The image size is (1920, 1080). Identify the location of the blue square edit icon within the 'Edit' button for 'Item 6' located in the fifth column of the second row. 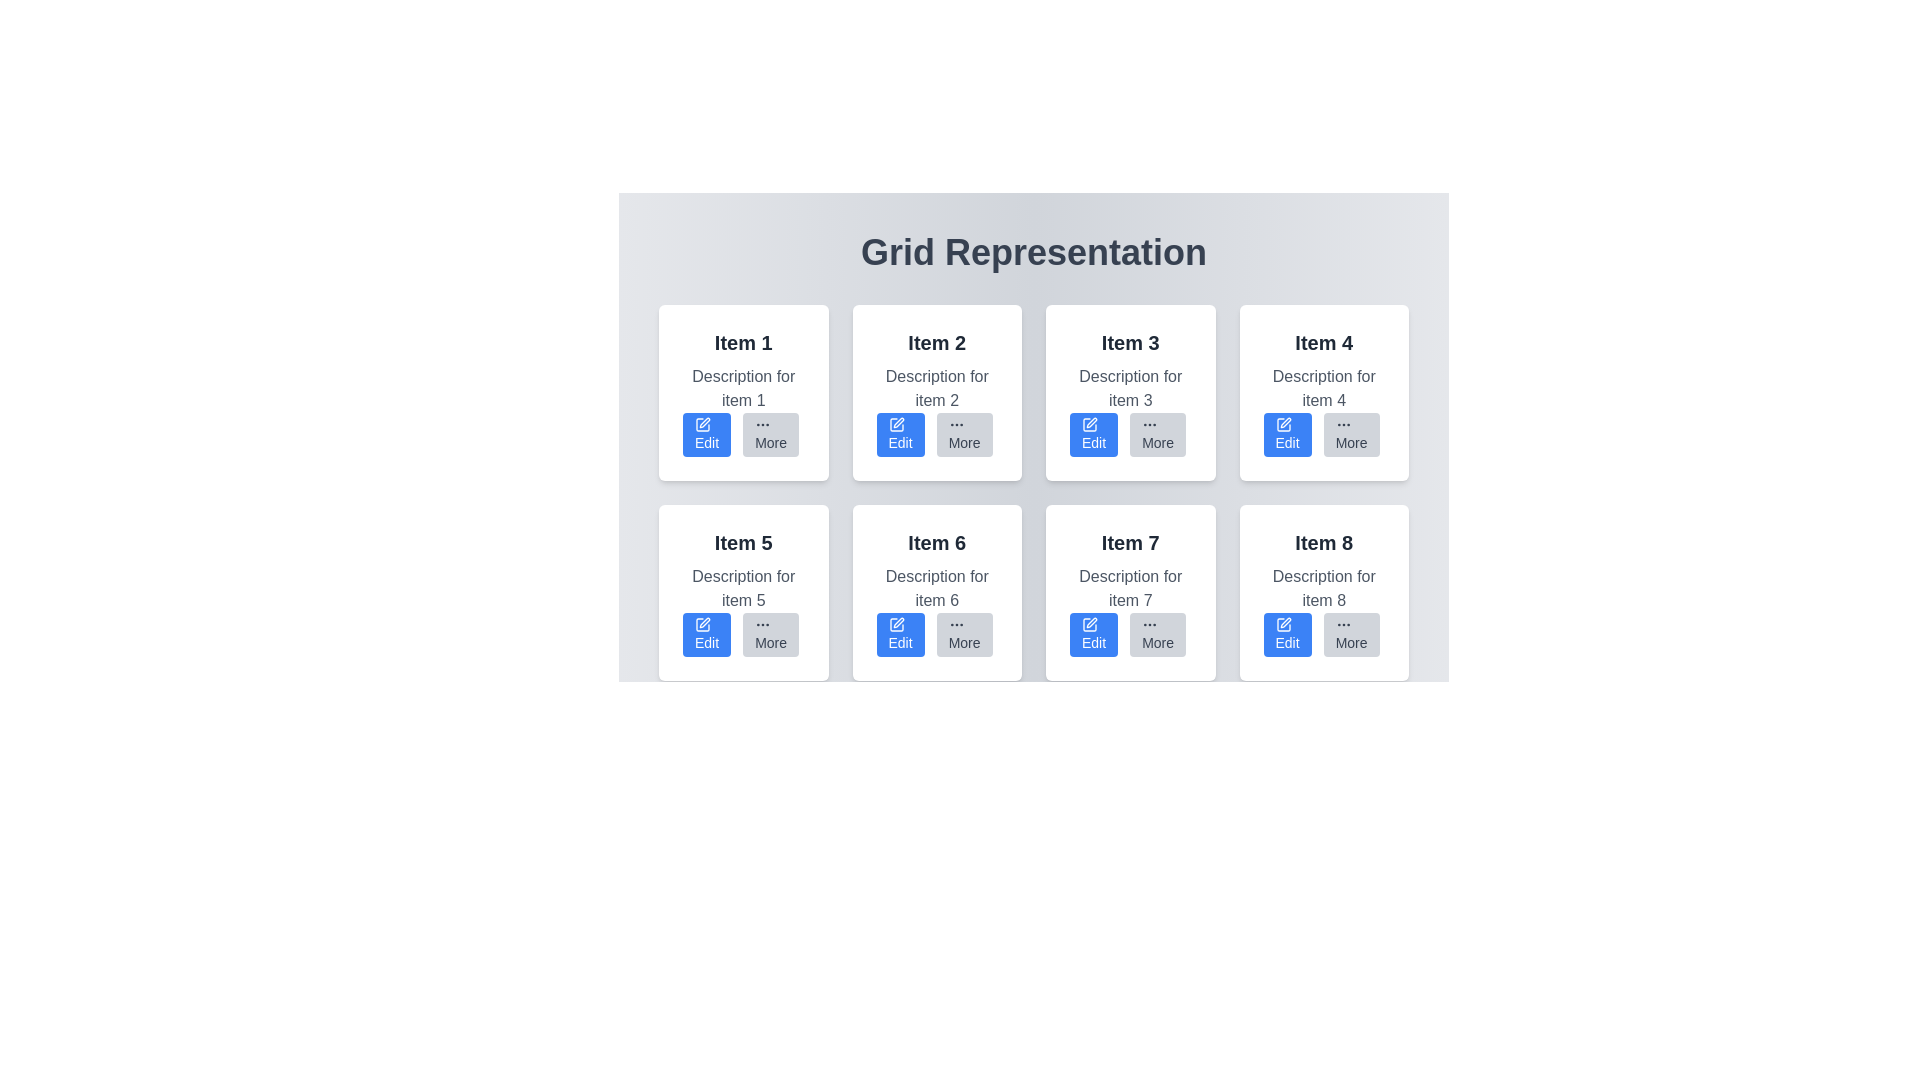
(895, 623).